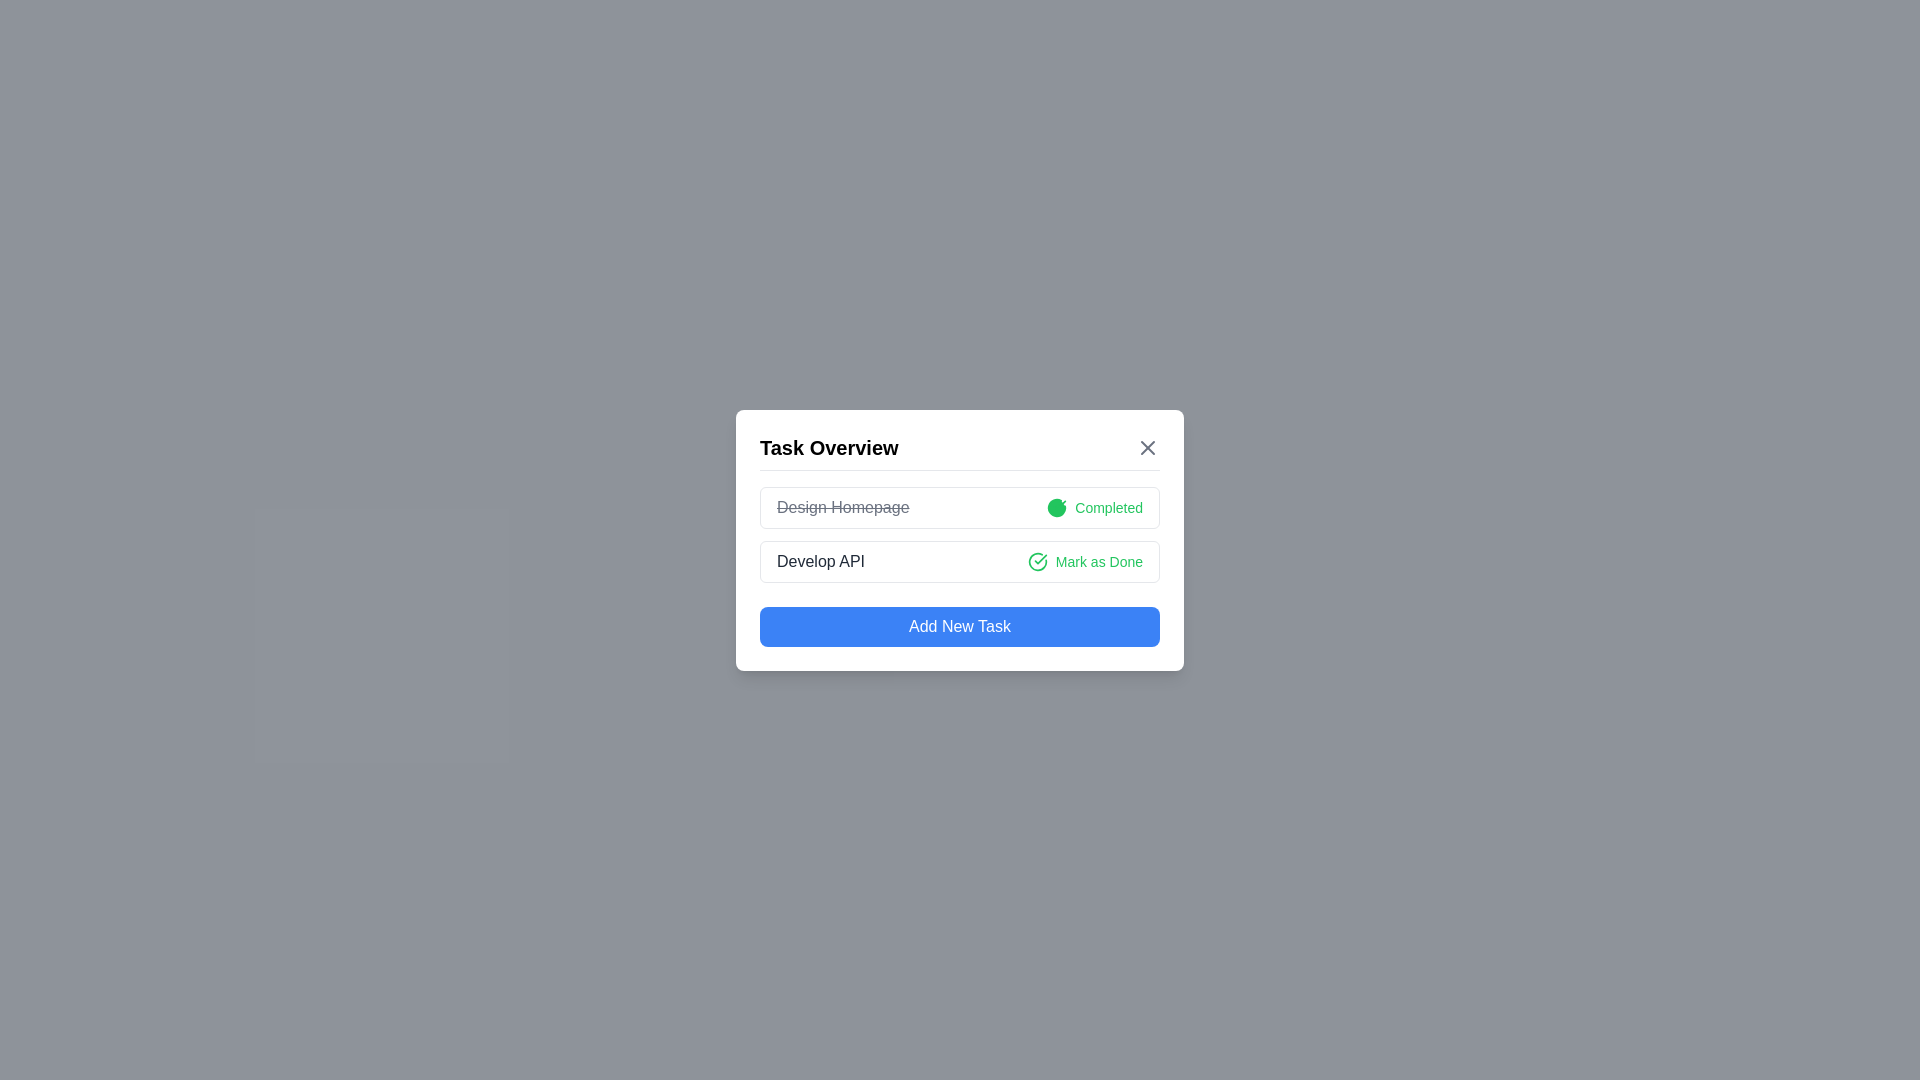 The height and width of the screenshot is (1080, 1920). Describe the element at coordinates (1037, 561) in the screenshot. I see `the completion indicator icon located to the left of the 'Mark as Done' text in the dialog box` at that location.